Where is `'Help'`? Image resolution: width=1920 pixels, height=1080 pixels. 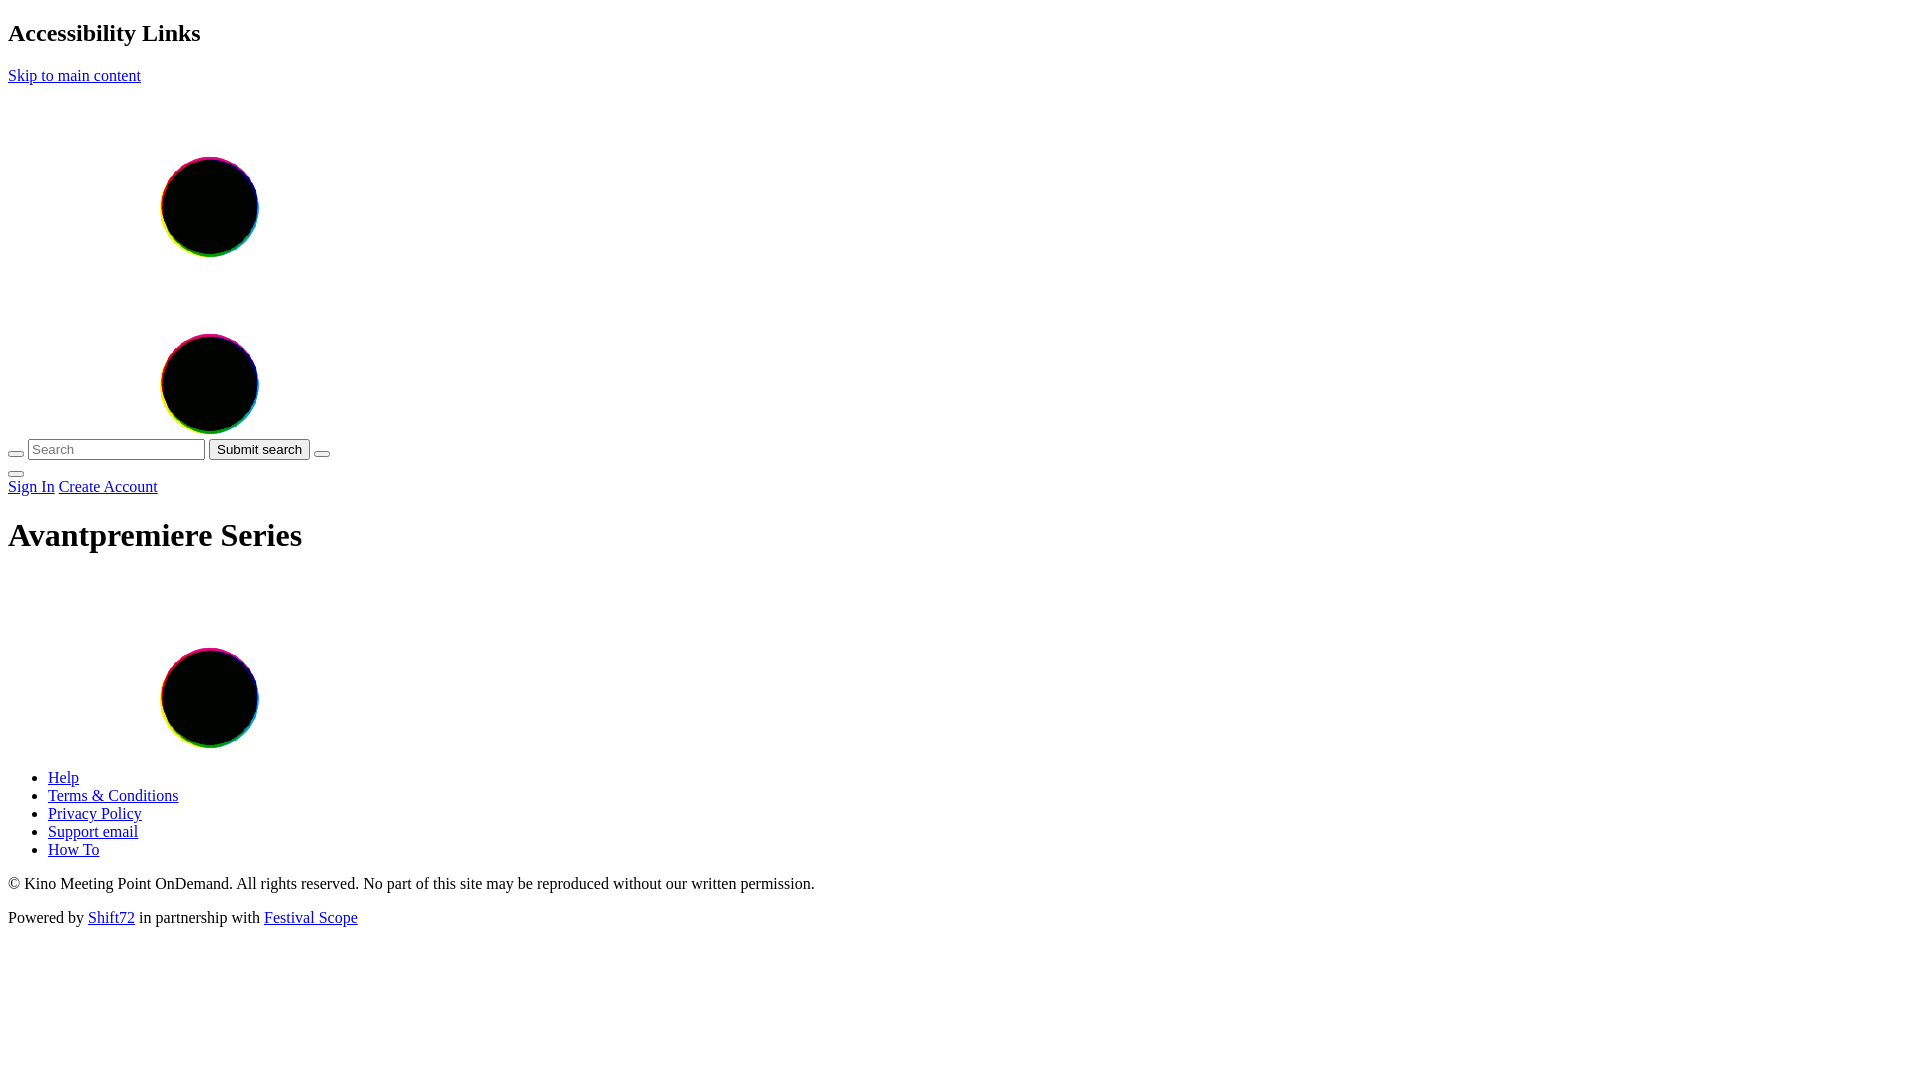
'Help' is located at coordinates (48, 776).